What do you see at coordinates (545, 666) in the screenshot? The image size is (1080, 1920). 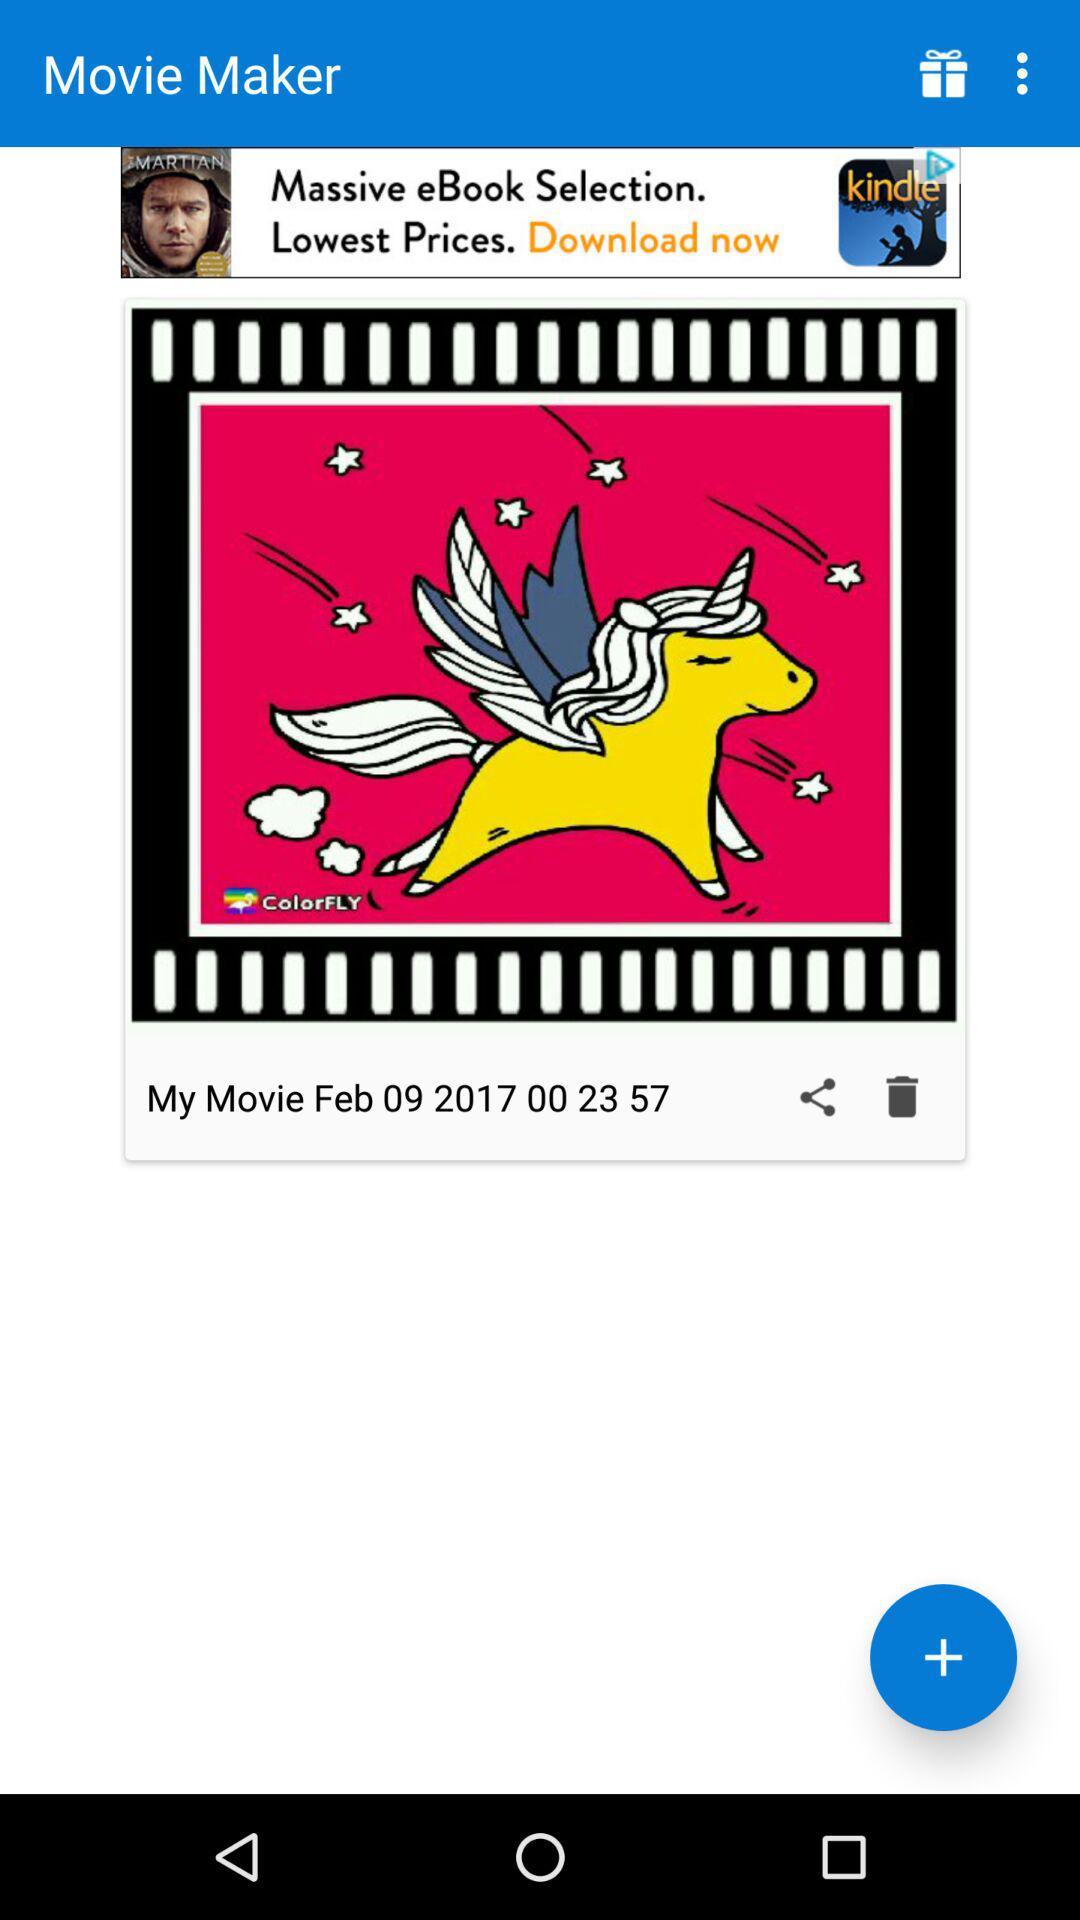 I see `video` at bounding box center [545, 666].